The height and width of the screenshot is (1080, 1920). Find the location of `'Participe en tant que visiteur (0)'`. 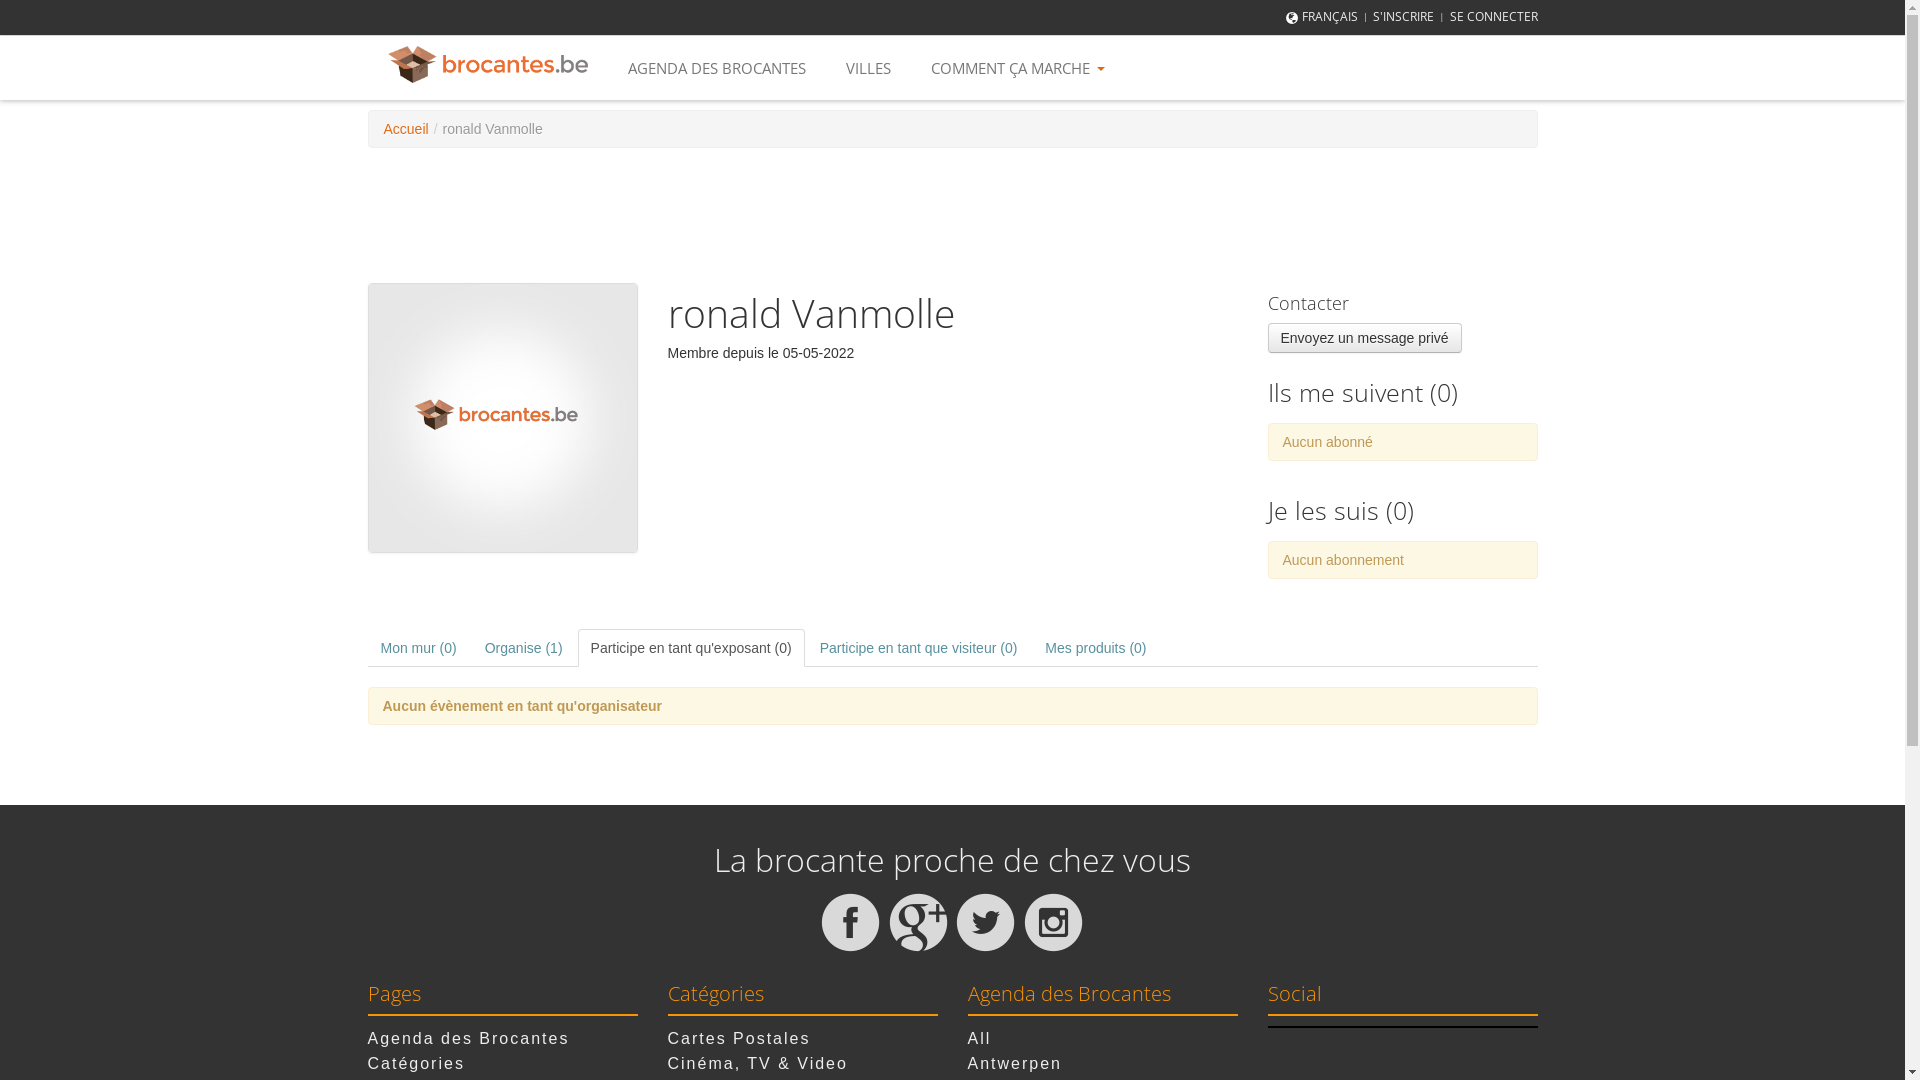

'Participe en tant que visiteur (0)' is located at coordinates (917, 648).